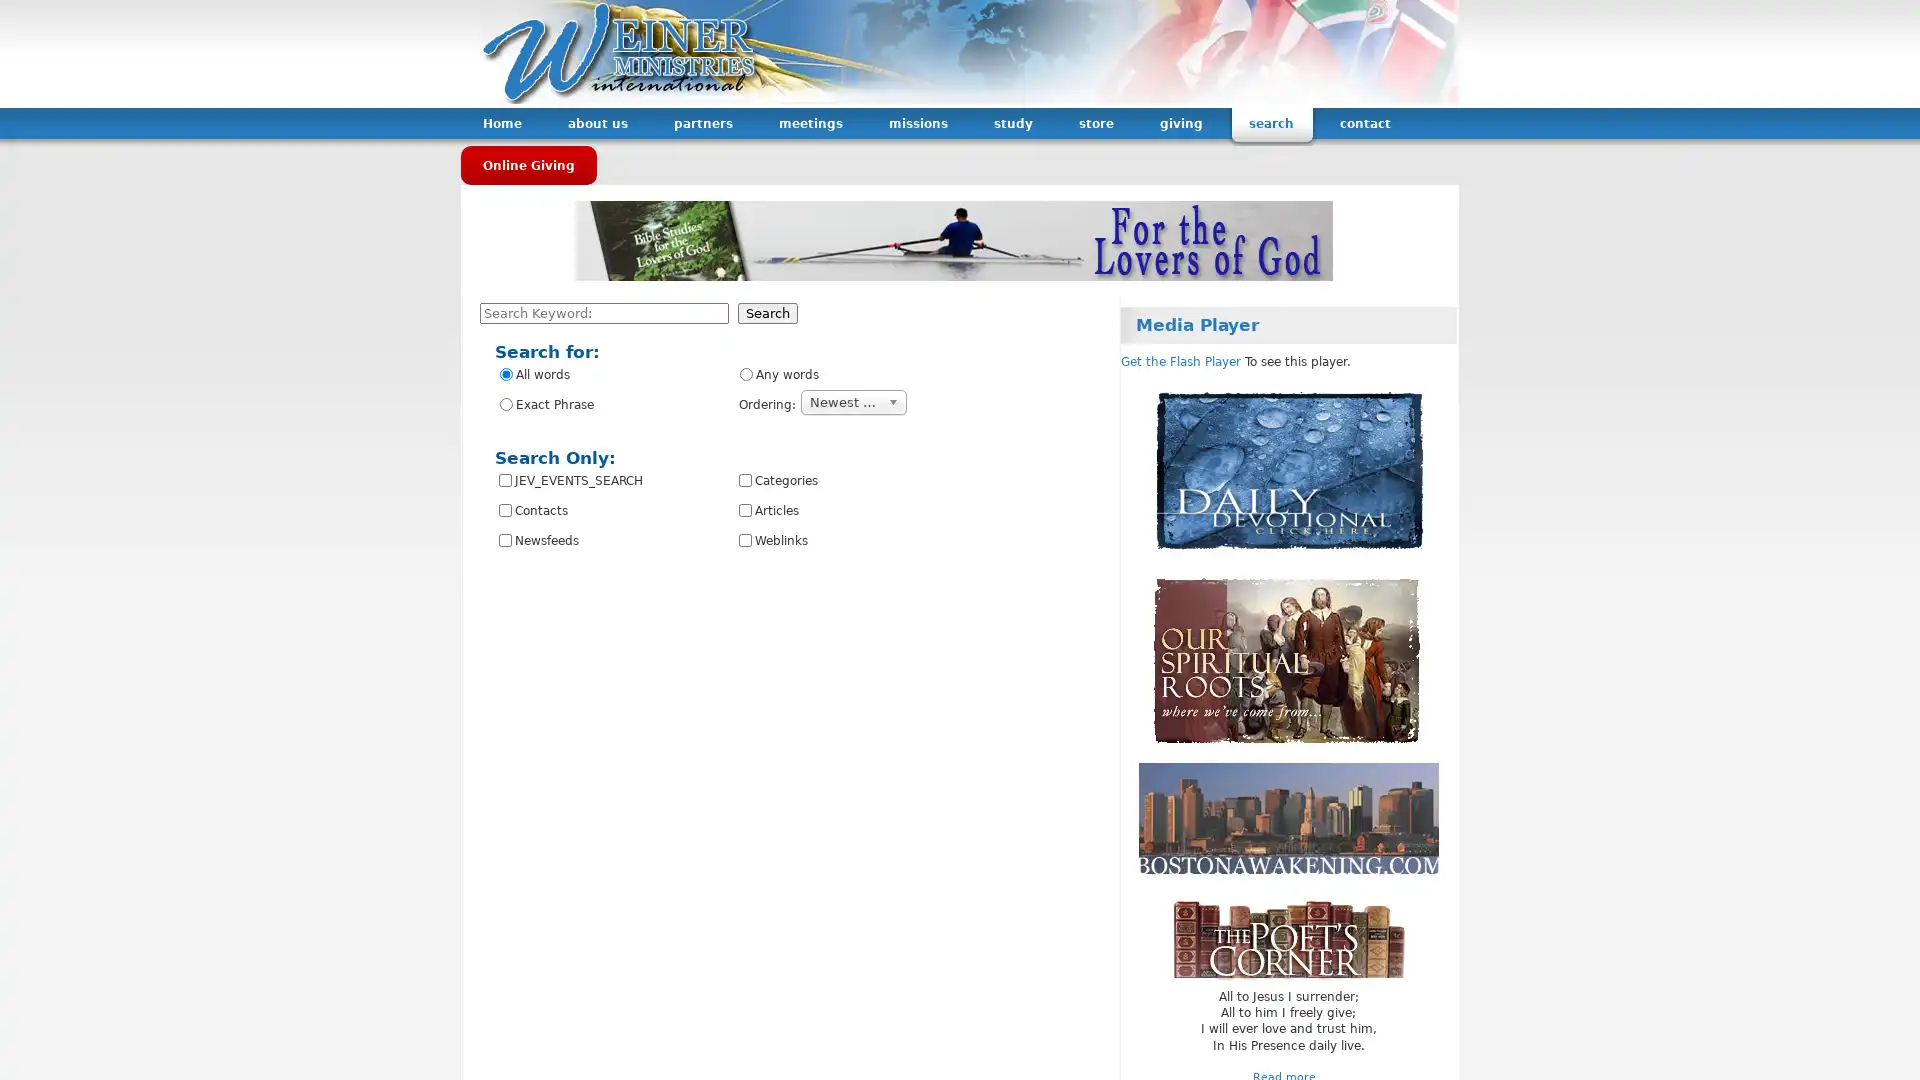  Describe the element at coordinates (767, 313) in the screenshot. I see `Search` at that location.